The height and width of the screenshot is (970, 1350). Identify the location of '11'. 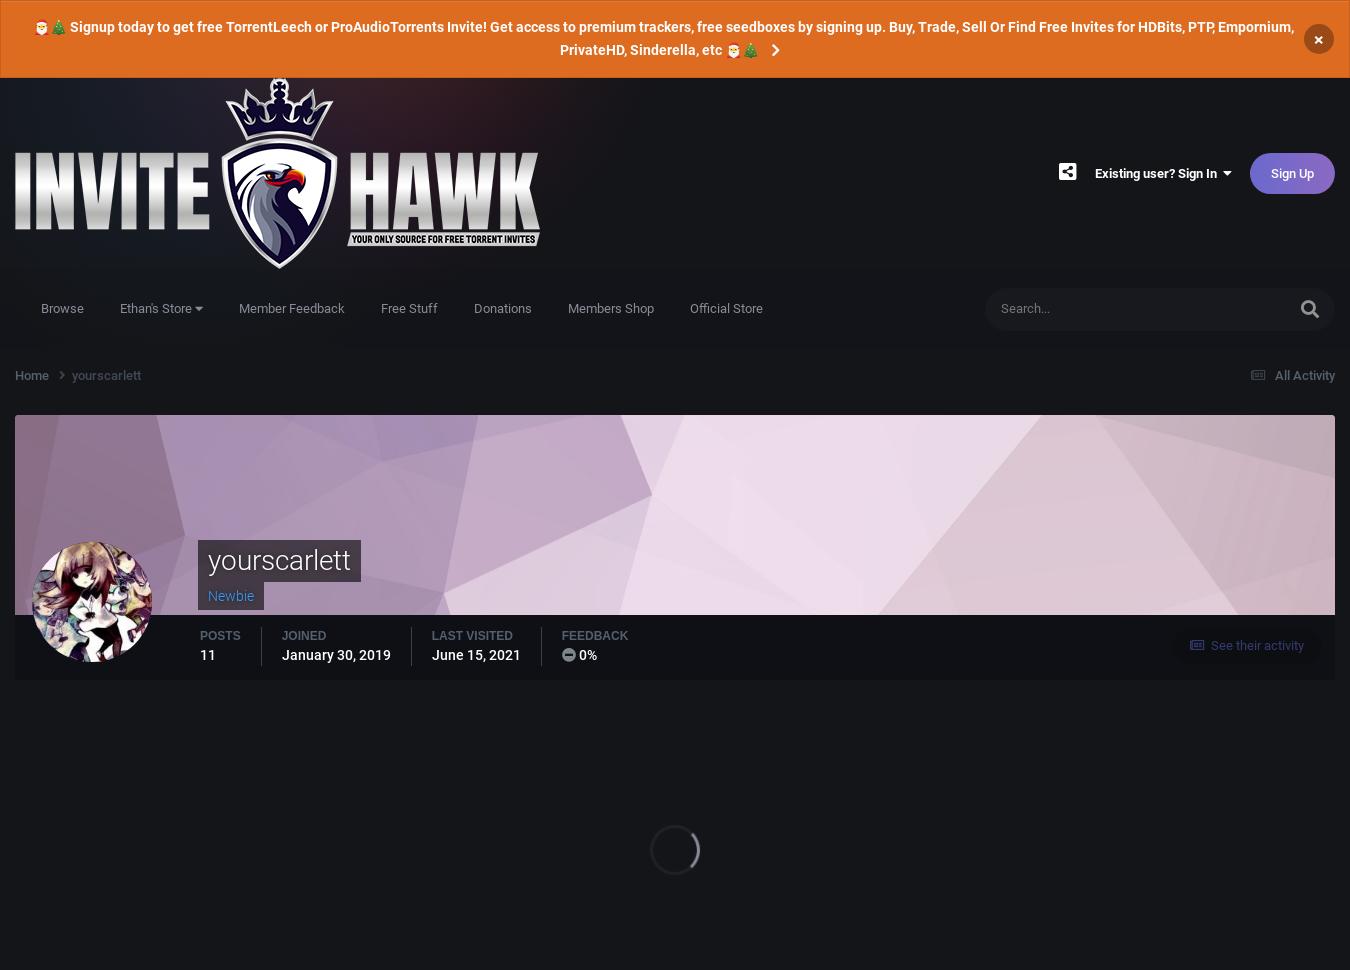
(208, 654).